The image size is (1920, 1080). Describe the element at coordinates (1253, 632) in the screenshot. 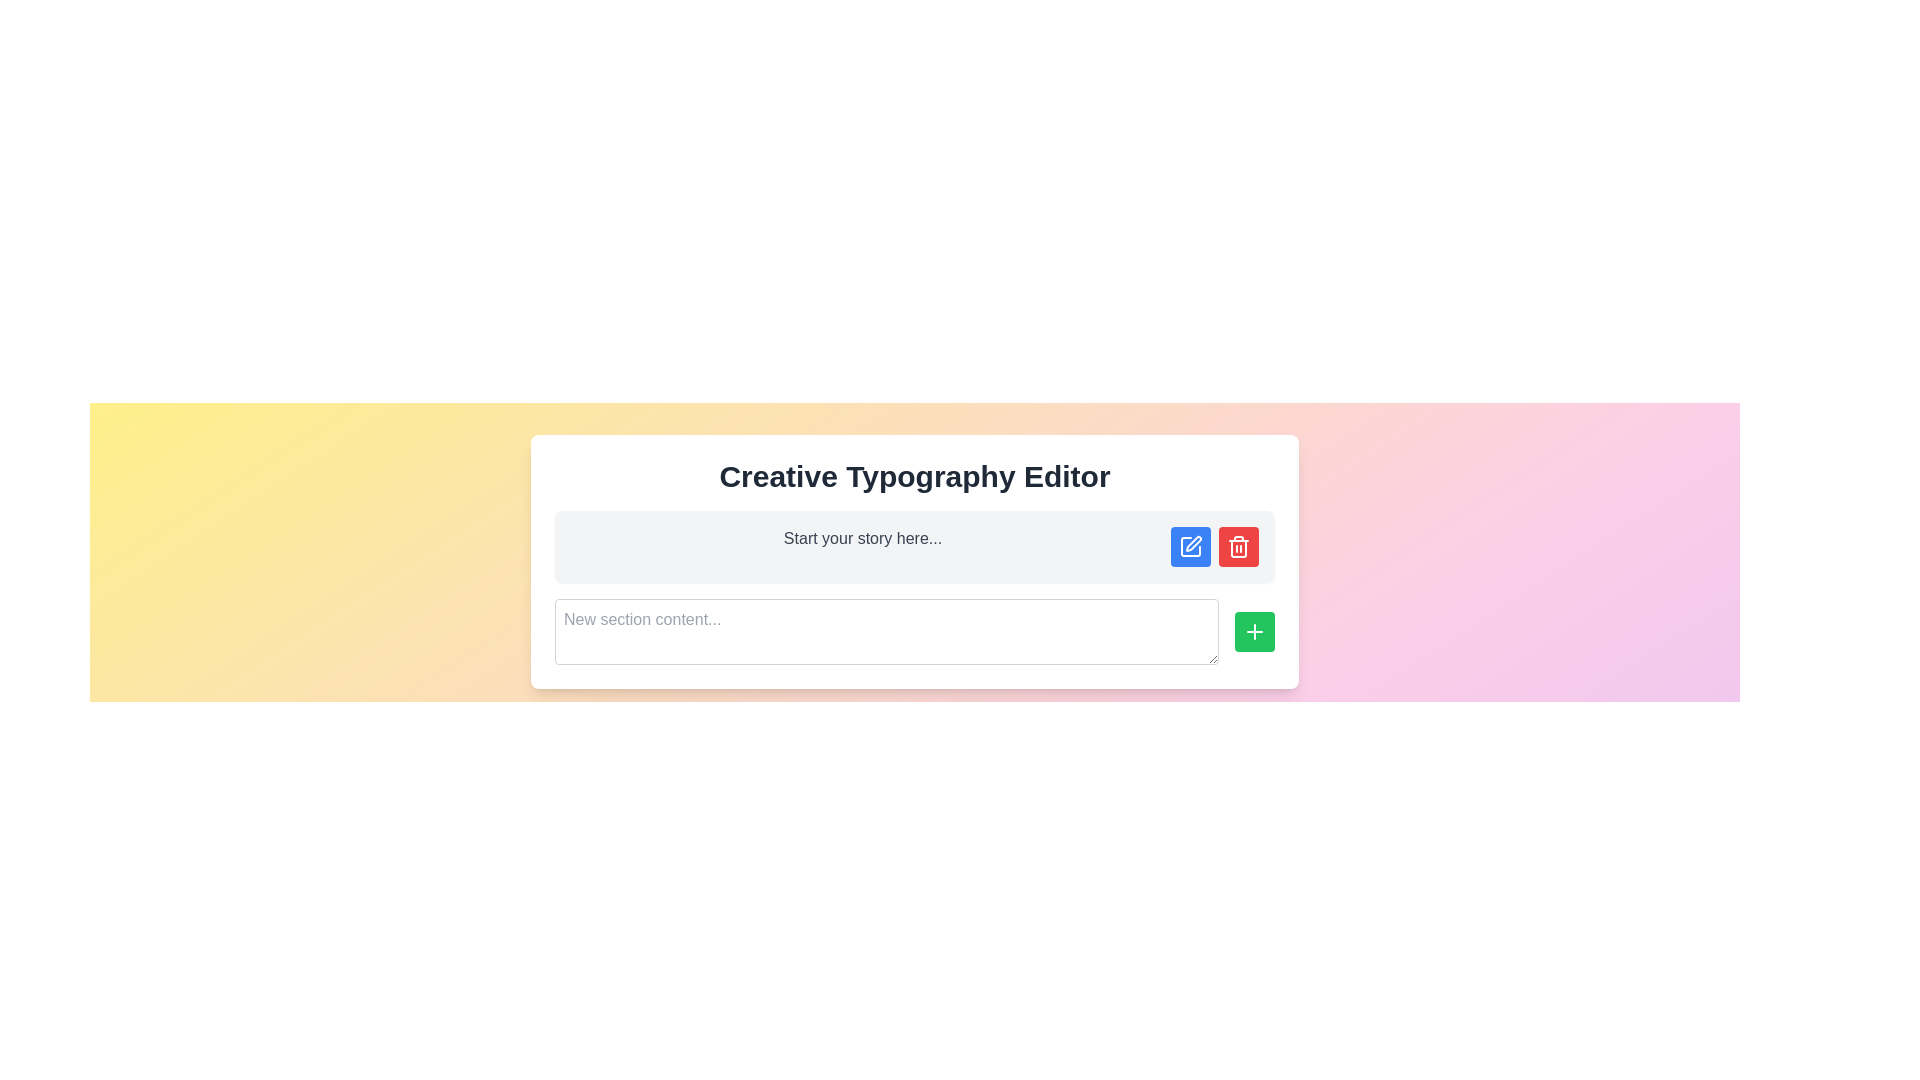

I see `the green rectangular button with rounded corners that contains a white plus symbol at its center` at that location.